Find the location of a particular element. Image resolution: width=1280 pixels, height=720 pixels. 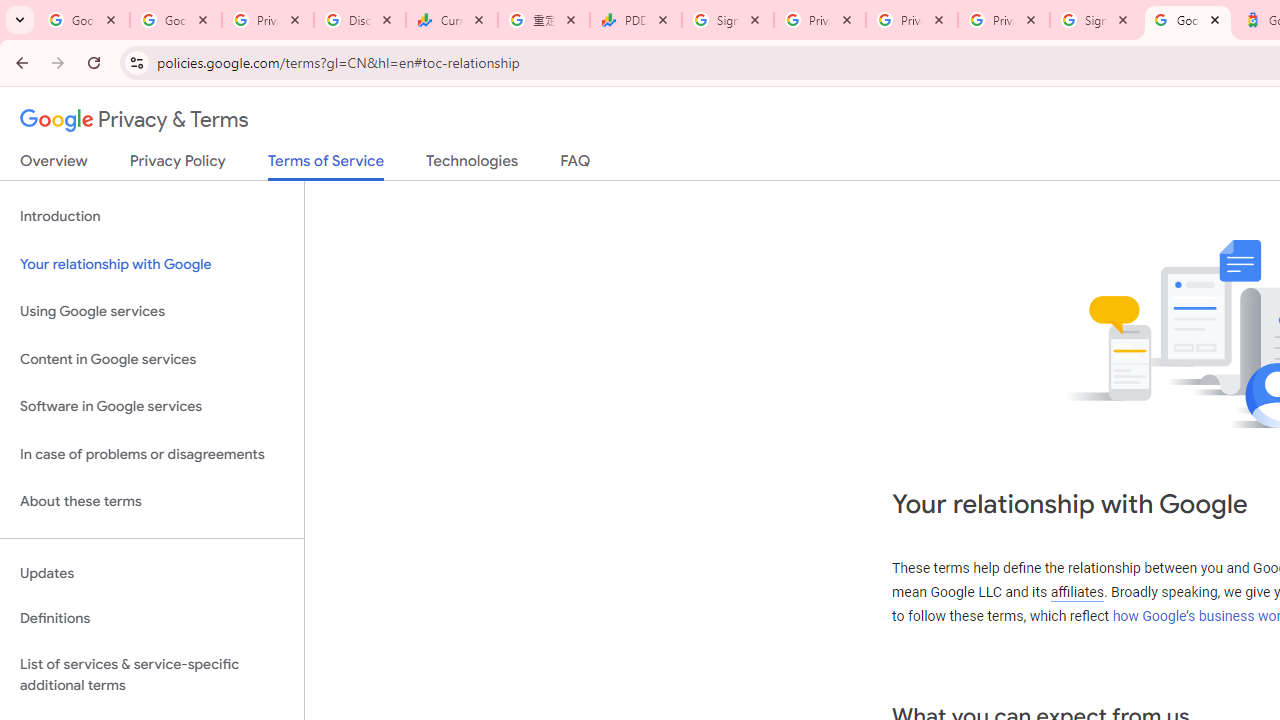

'Privacy Checkup' is located at coordinates (911, 20).